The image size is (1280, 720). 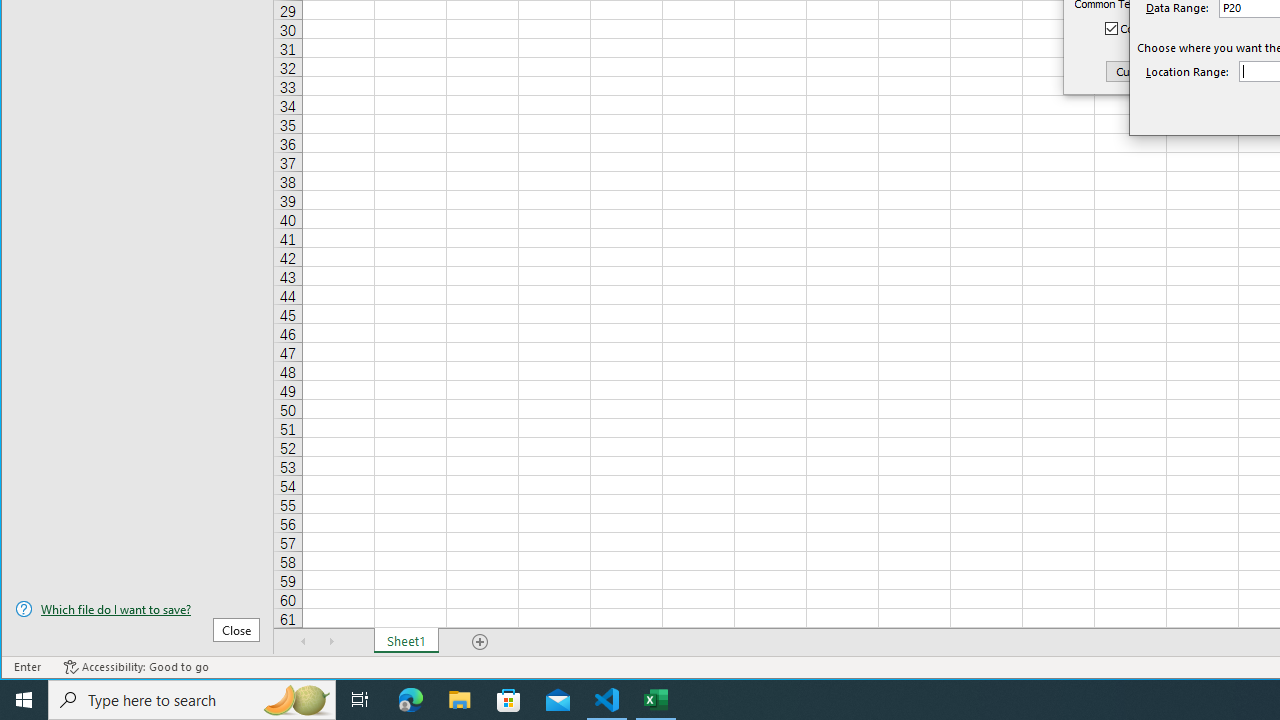 I want to click on 'Task View', so click(x=359, y=698).